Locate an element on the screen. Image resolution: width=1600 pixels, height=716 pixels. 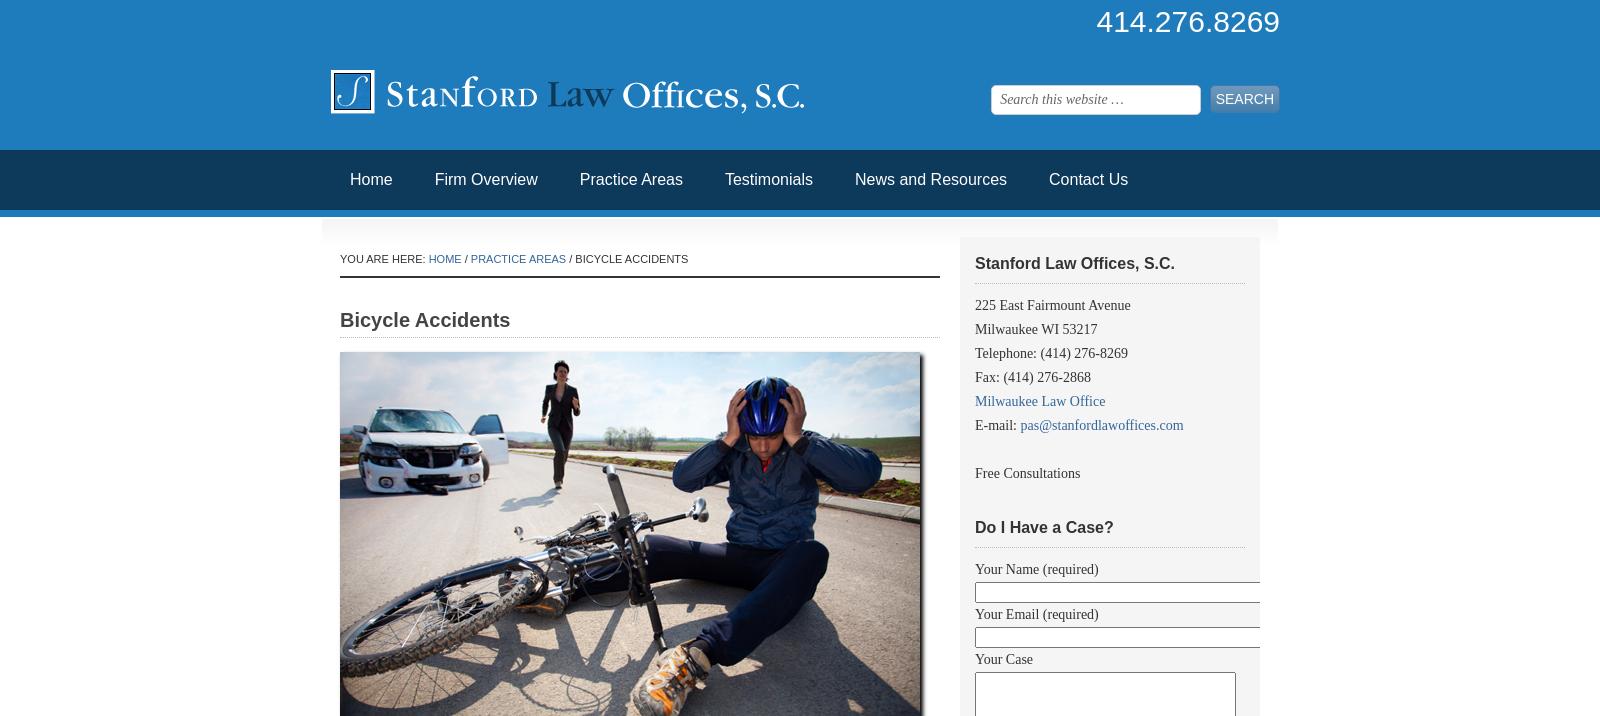
'414.276.8269' is located at coordinates (1096, 21).